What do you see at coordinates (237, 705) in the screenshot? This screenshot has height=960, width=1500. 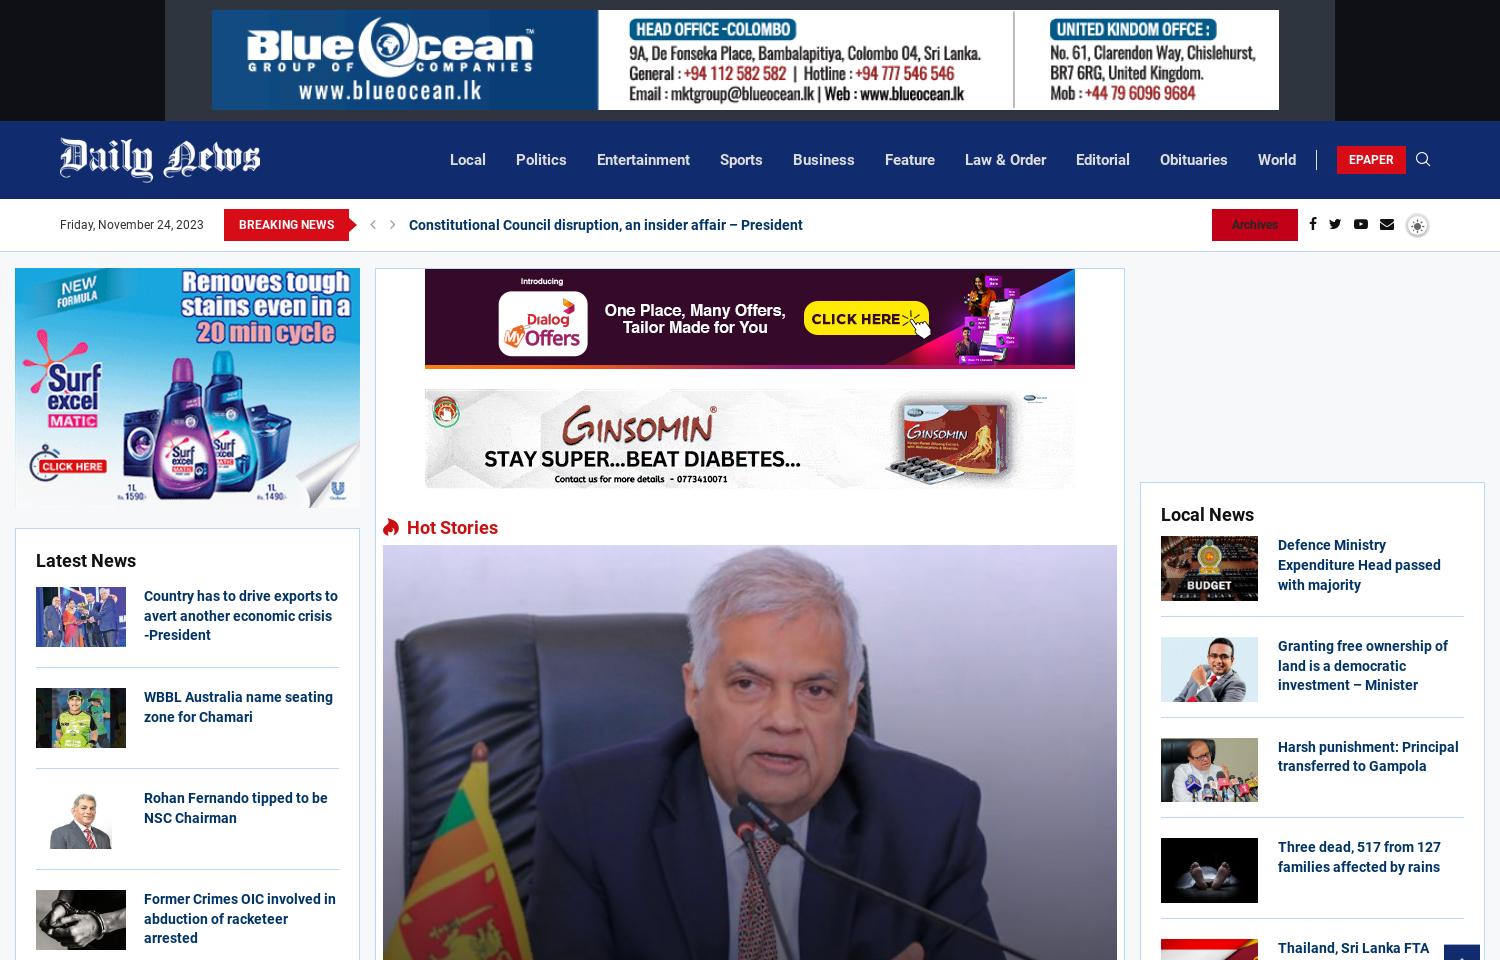 I see `'WBBL Australia name seating zone for Chamari'` at bounding box center [237, 705].